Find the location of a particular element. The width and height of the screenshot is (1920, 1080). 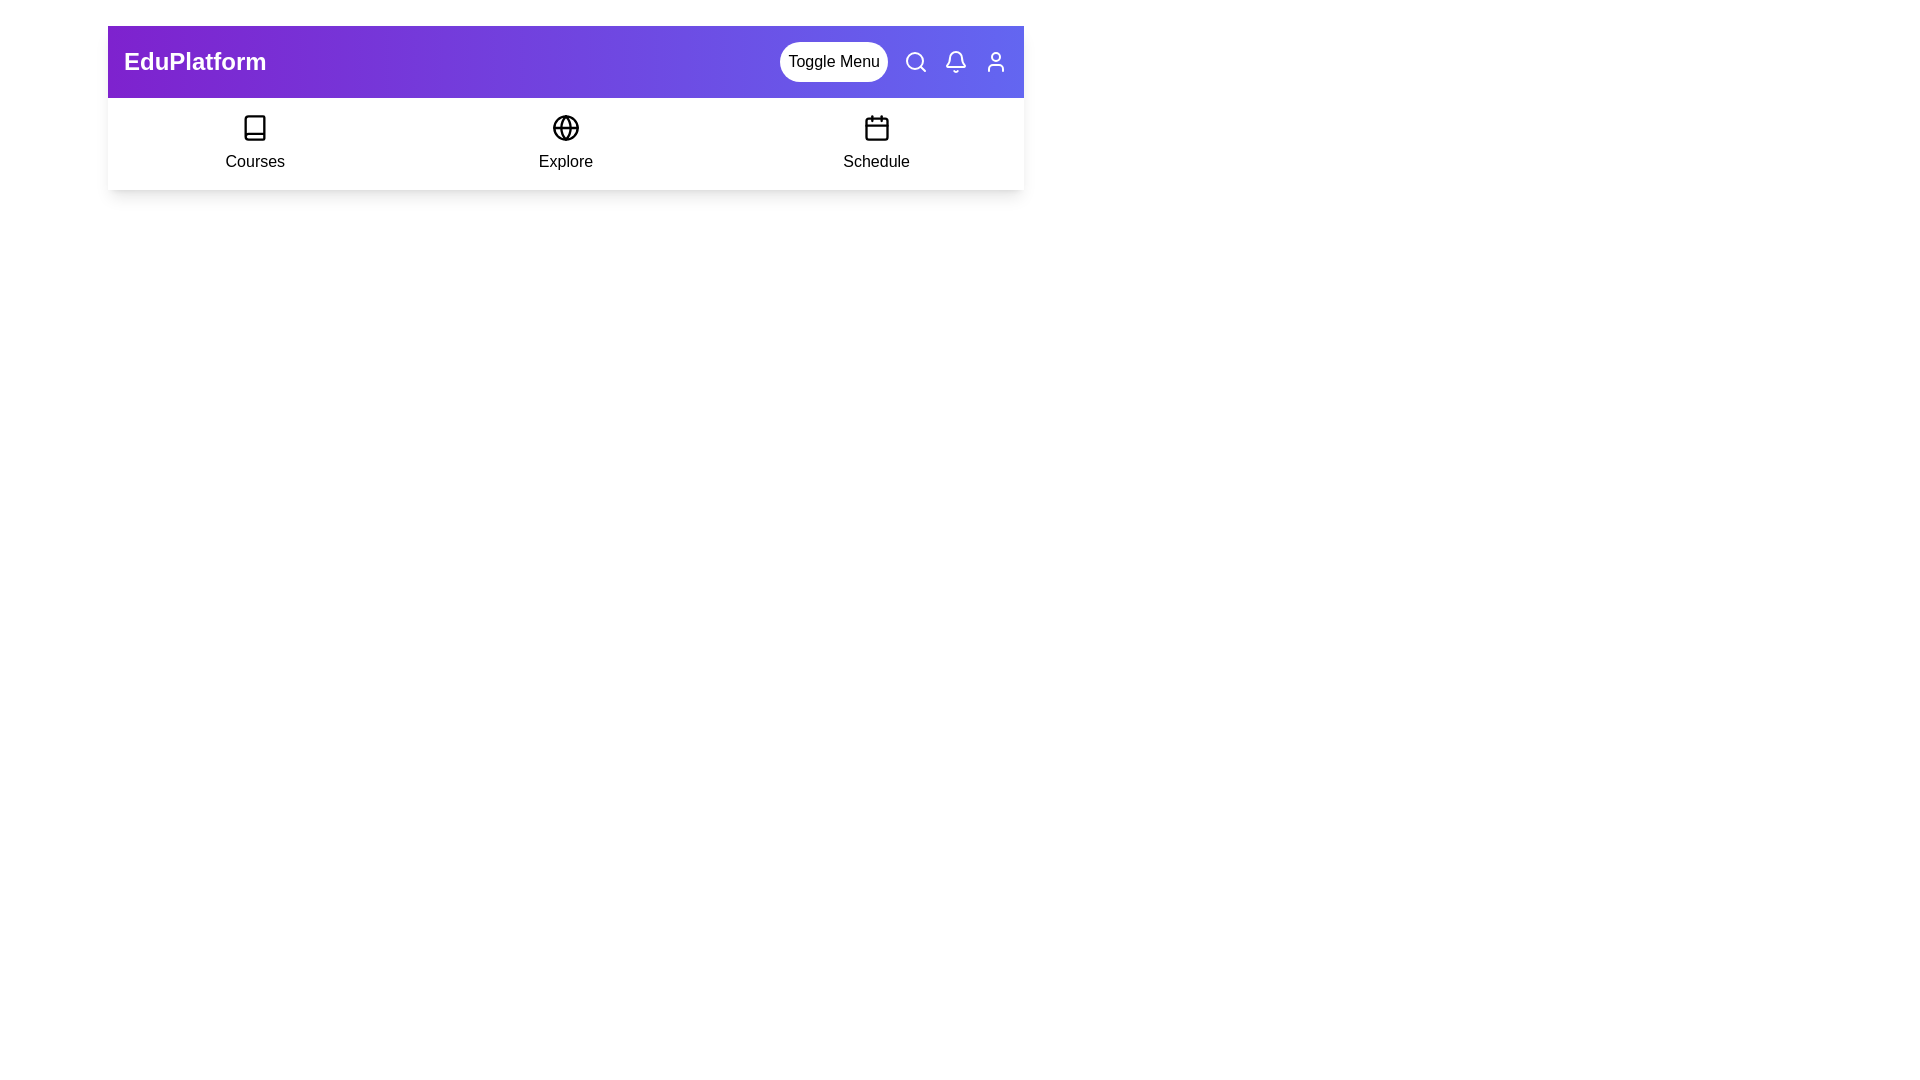

the search icon to activate the search functionality is located at coordinates (915, 60).